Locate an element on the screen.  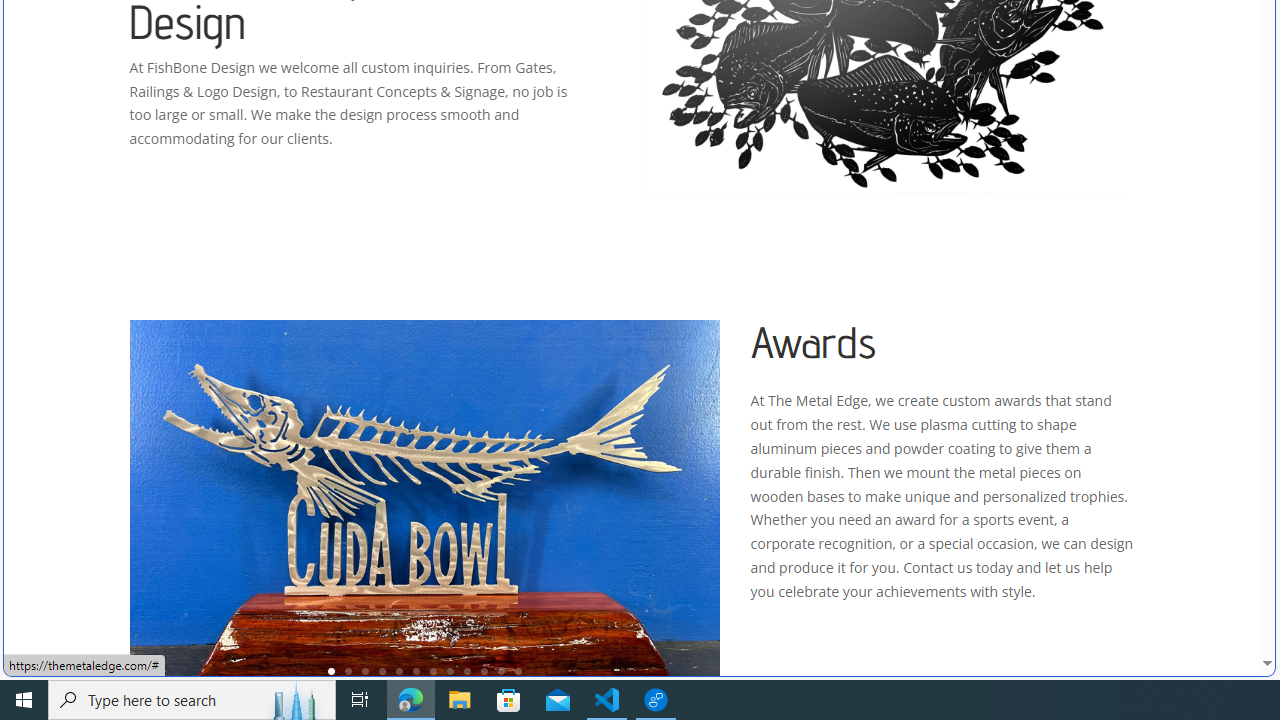
'2' is located at coordinates (348, 671).